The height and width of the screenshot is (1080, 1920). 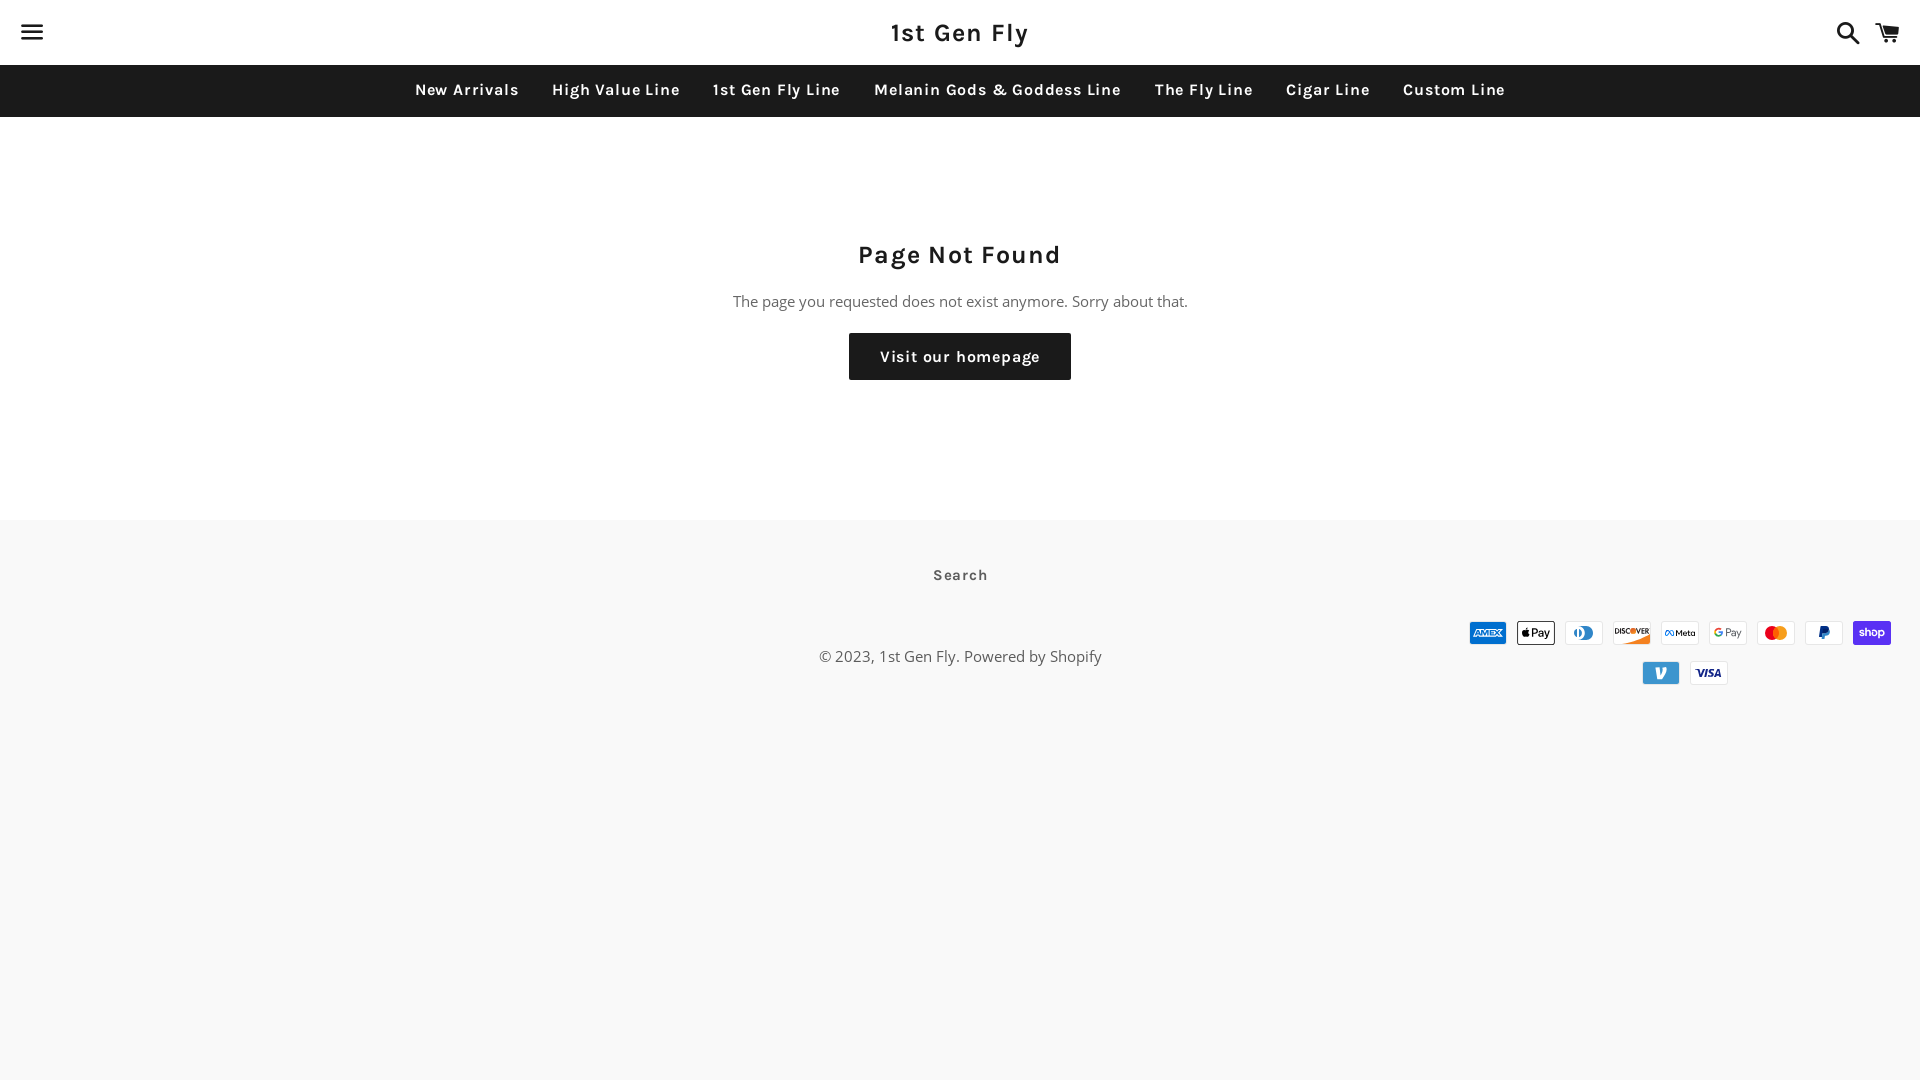 I want to click on 'Powered by Shopify', so click(x=964, y=655).